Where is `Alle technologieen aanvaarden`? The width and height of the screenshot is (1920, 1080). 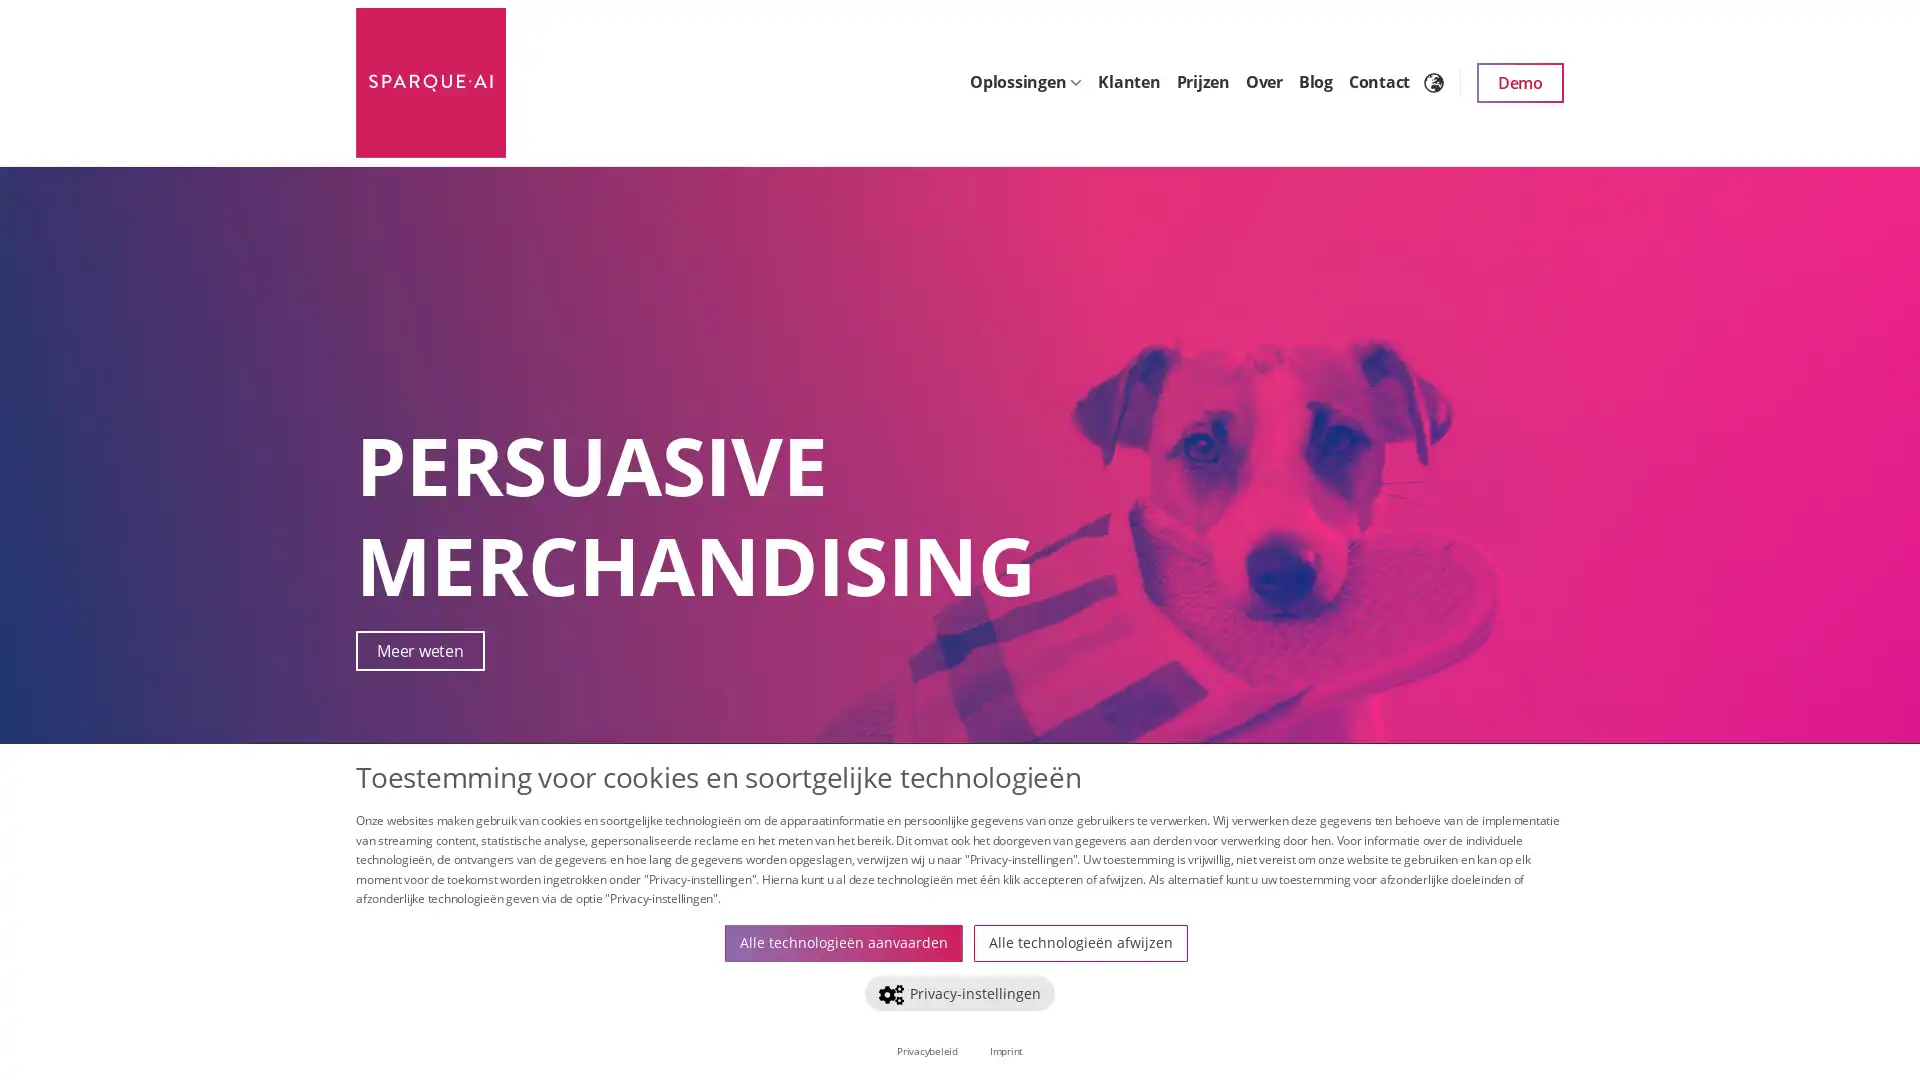 Alle technologieen aanvaarden is located at coordinates (844, 942).